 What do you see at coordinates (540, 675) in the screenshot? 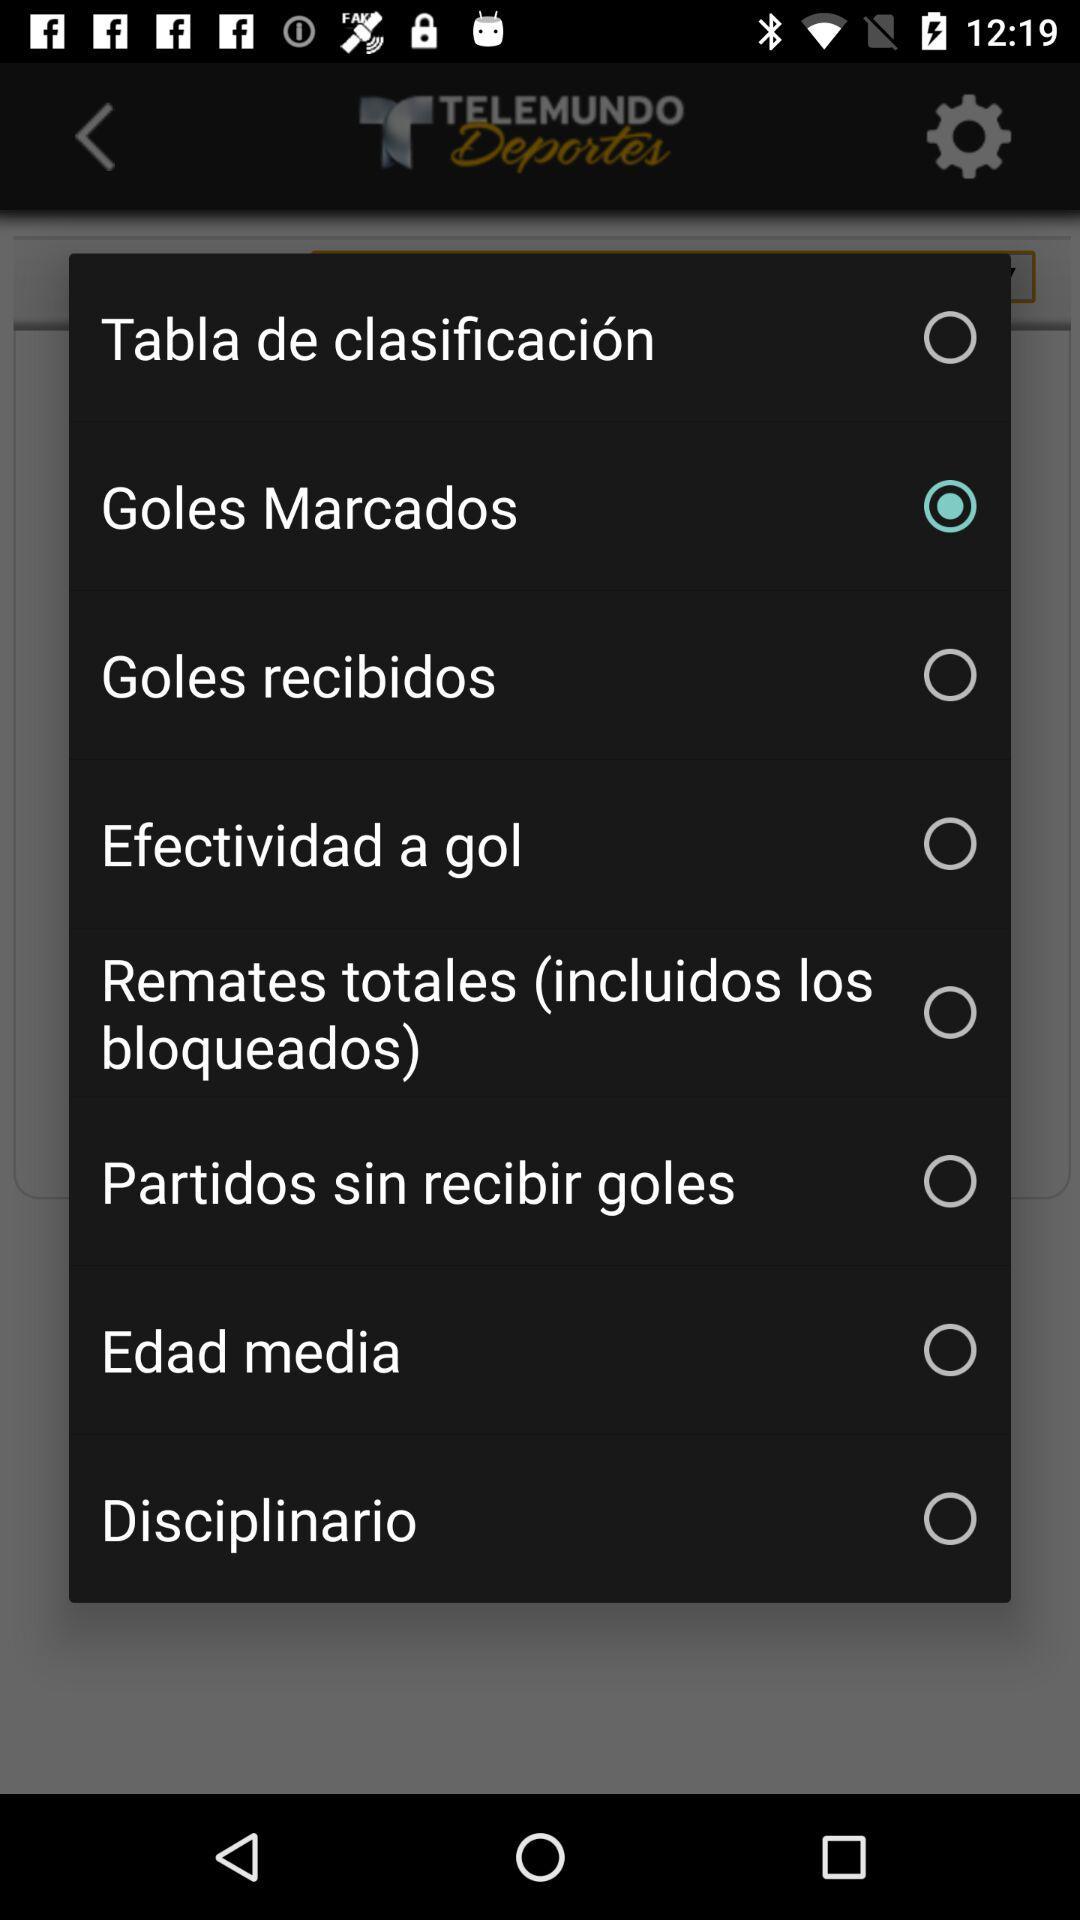
I see `goles recibidos` at bounding box center [540, 675].